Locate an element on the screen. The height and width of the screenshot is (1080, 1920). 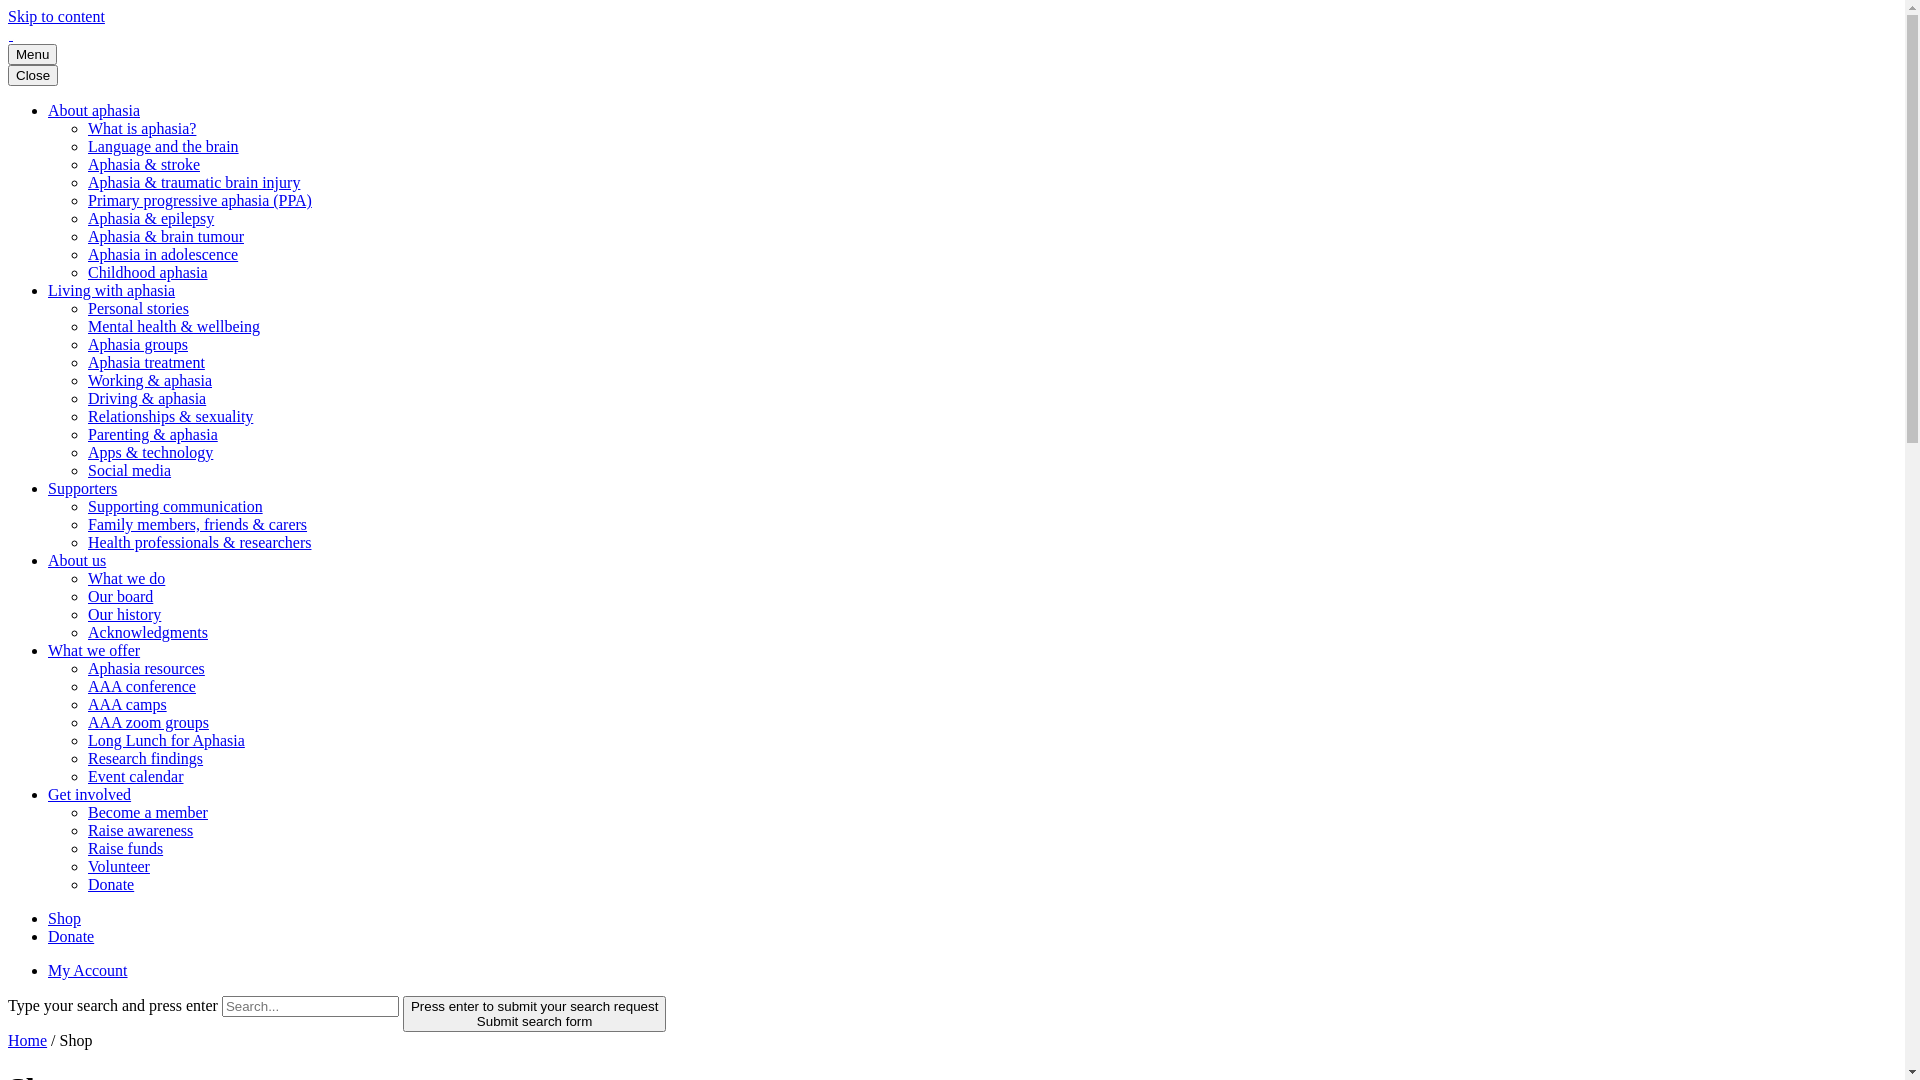
'Volunteer' is located at coordinates (86, 865).